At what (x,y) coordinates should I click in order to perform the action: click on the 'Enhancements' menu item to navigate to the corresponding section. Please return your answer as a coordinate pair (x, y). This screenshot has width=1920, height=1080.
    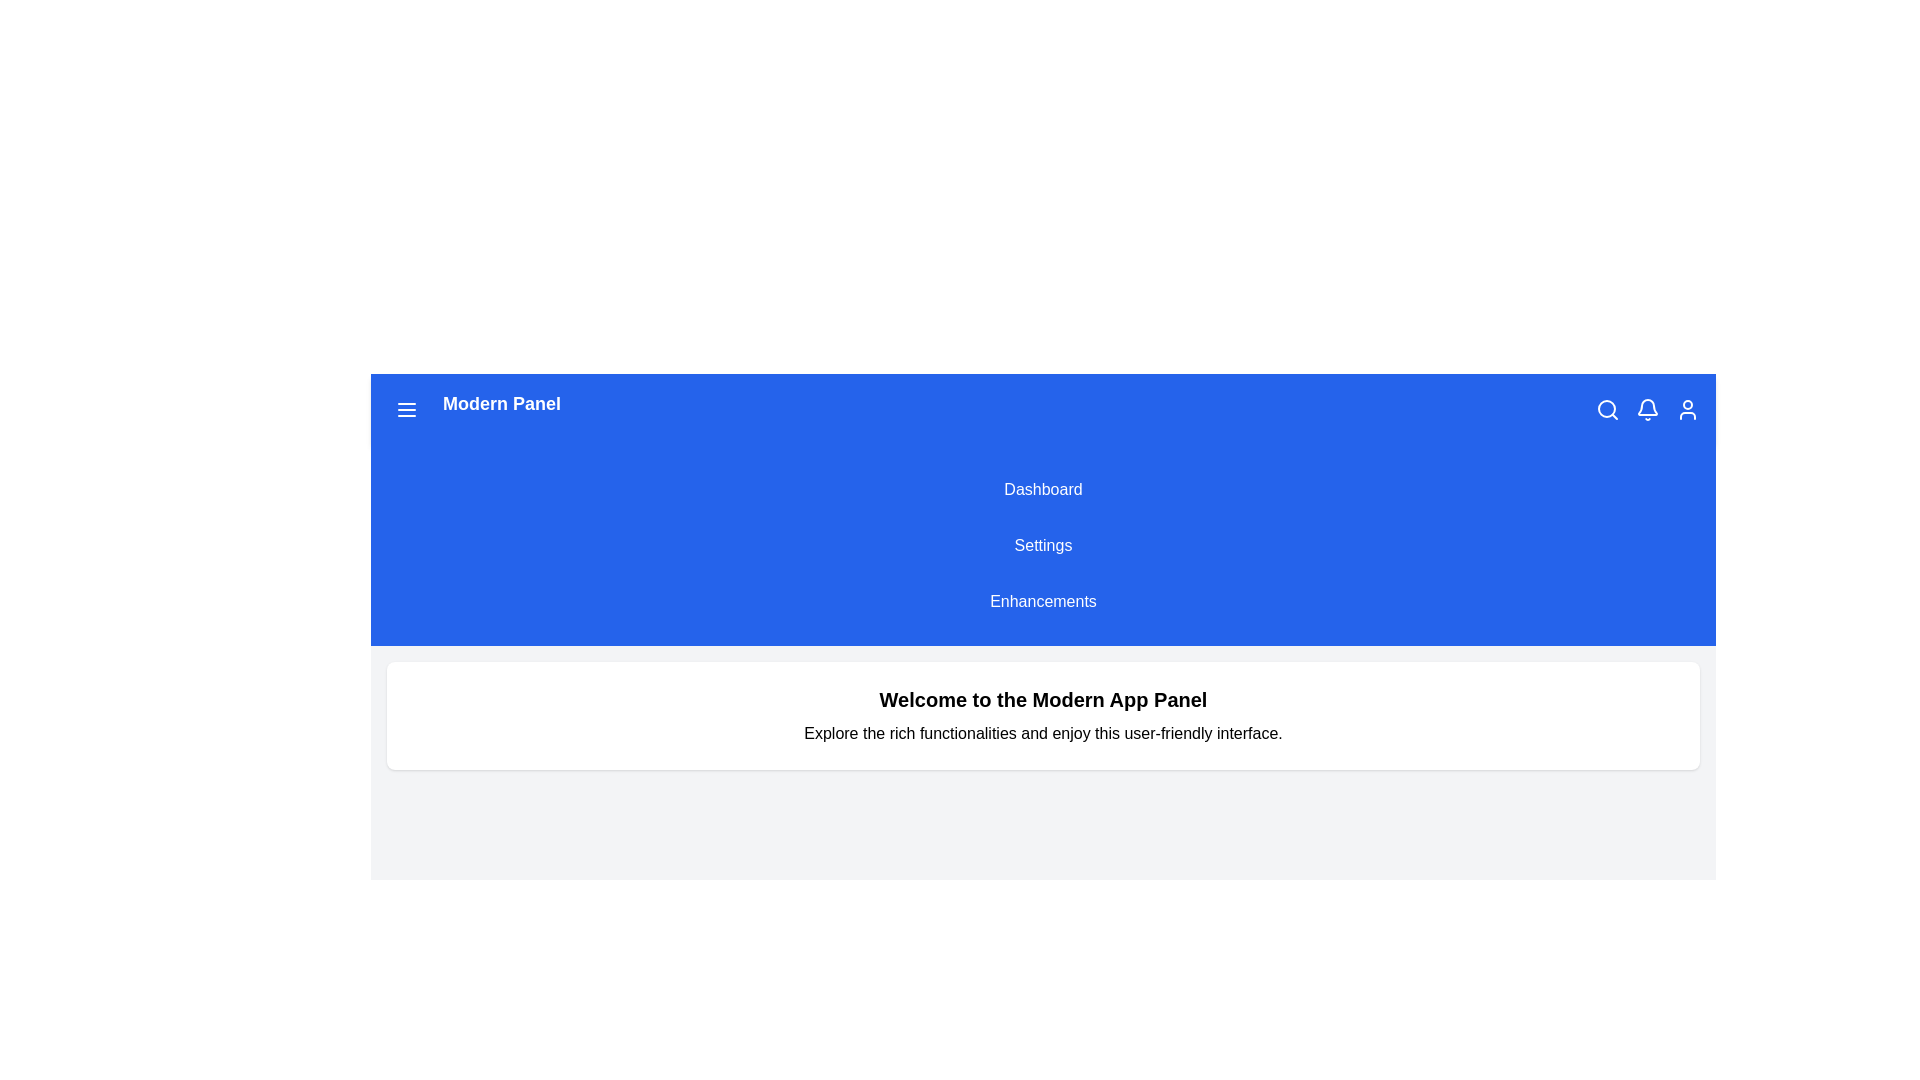
    Looking at the image, I should click on (1042, 600).